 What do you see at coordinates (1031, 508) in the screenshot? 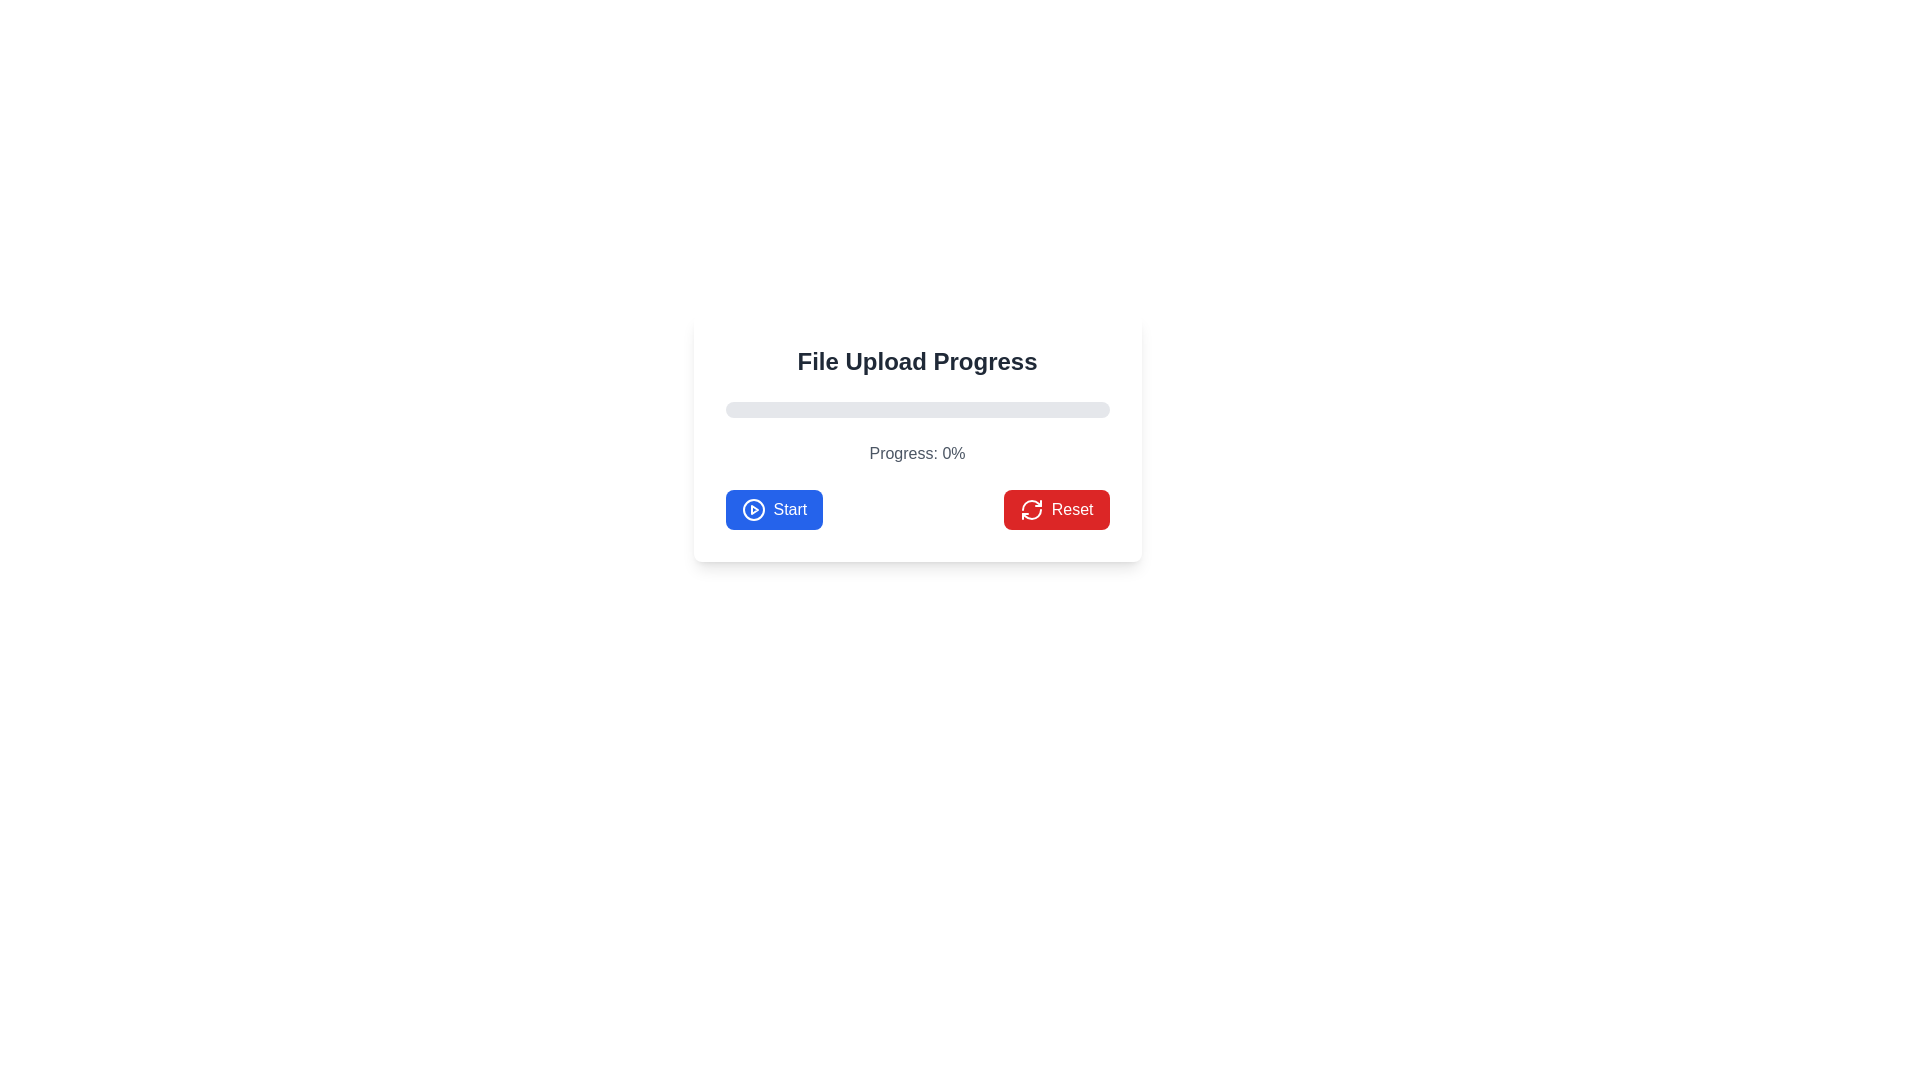
I see `the circular refresh icon with two arrows forming a clockwise cycle, located within the red 'Reset' button at the bottom-right corner of the section` at bounding box center [1031, 508].